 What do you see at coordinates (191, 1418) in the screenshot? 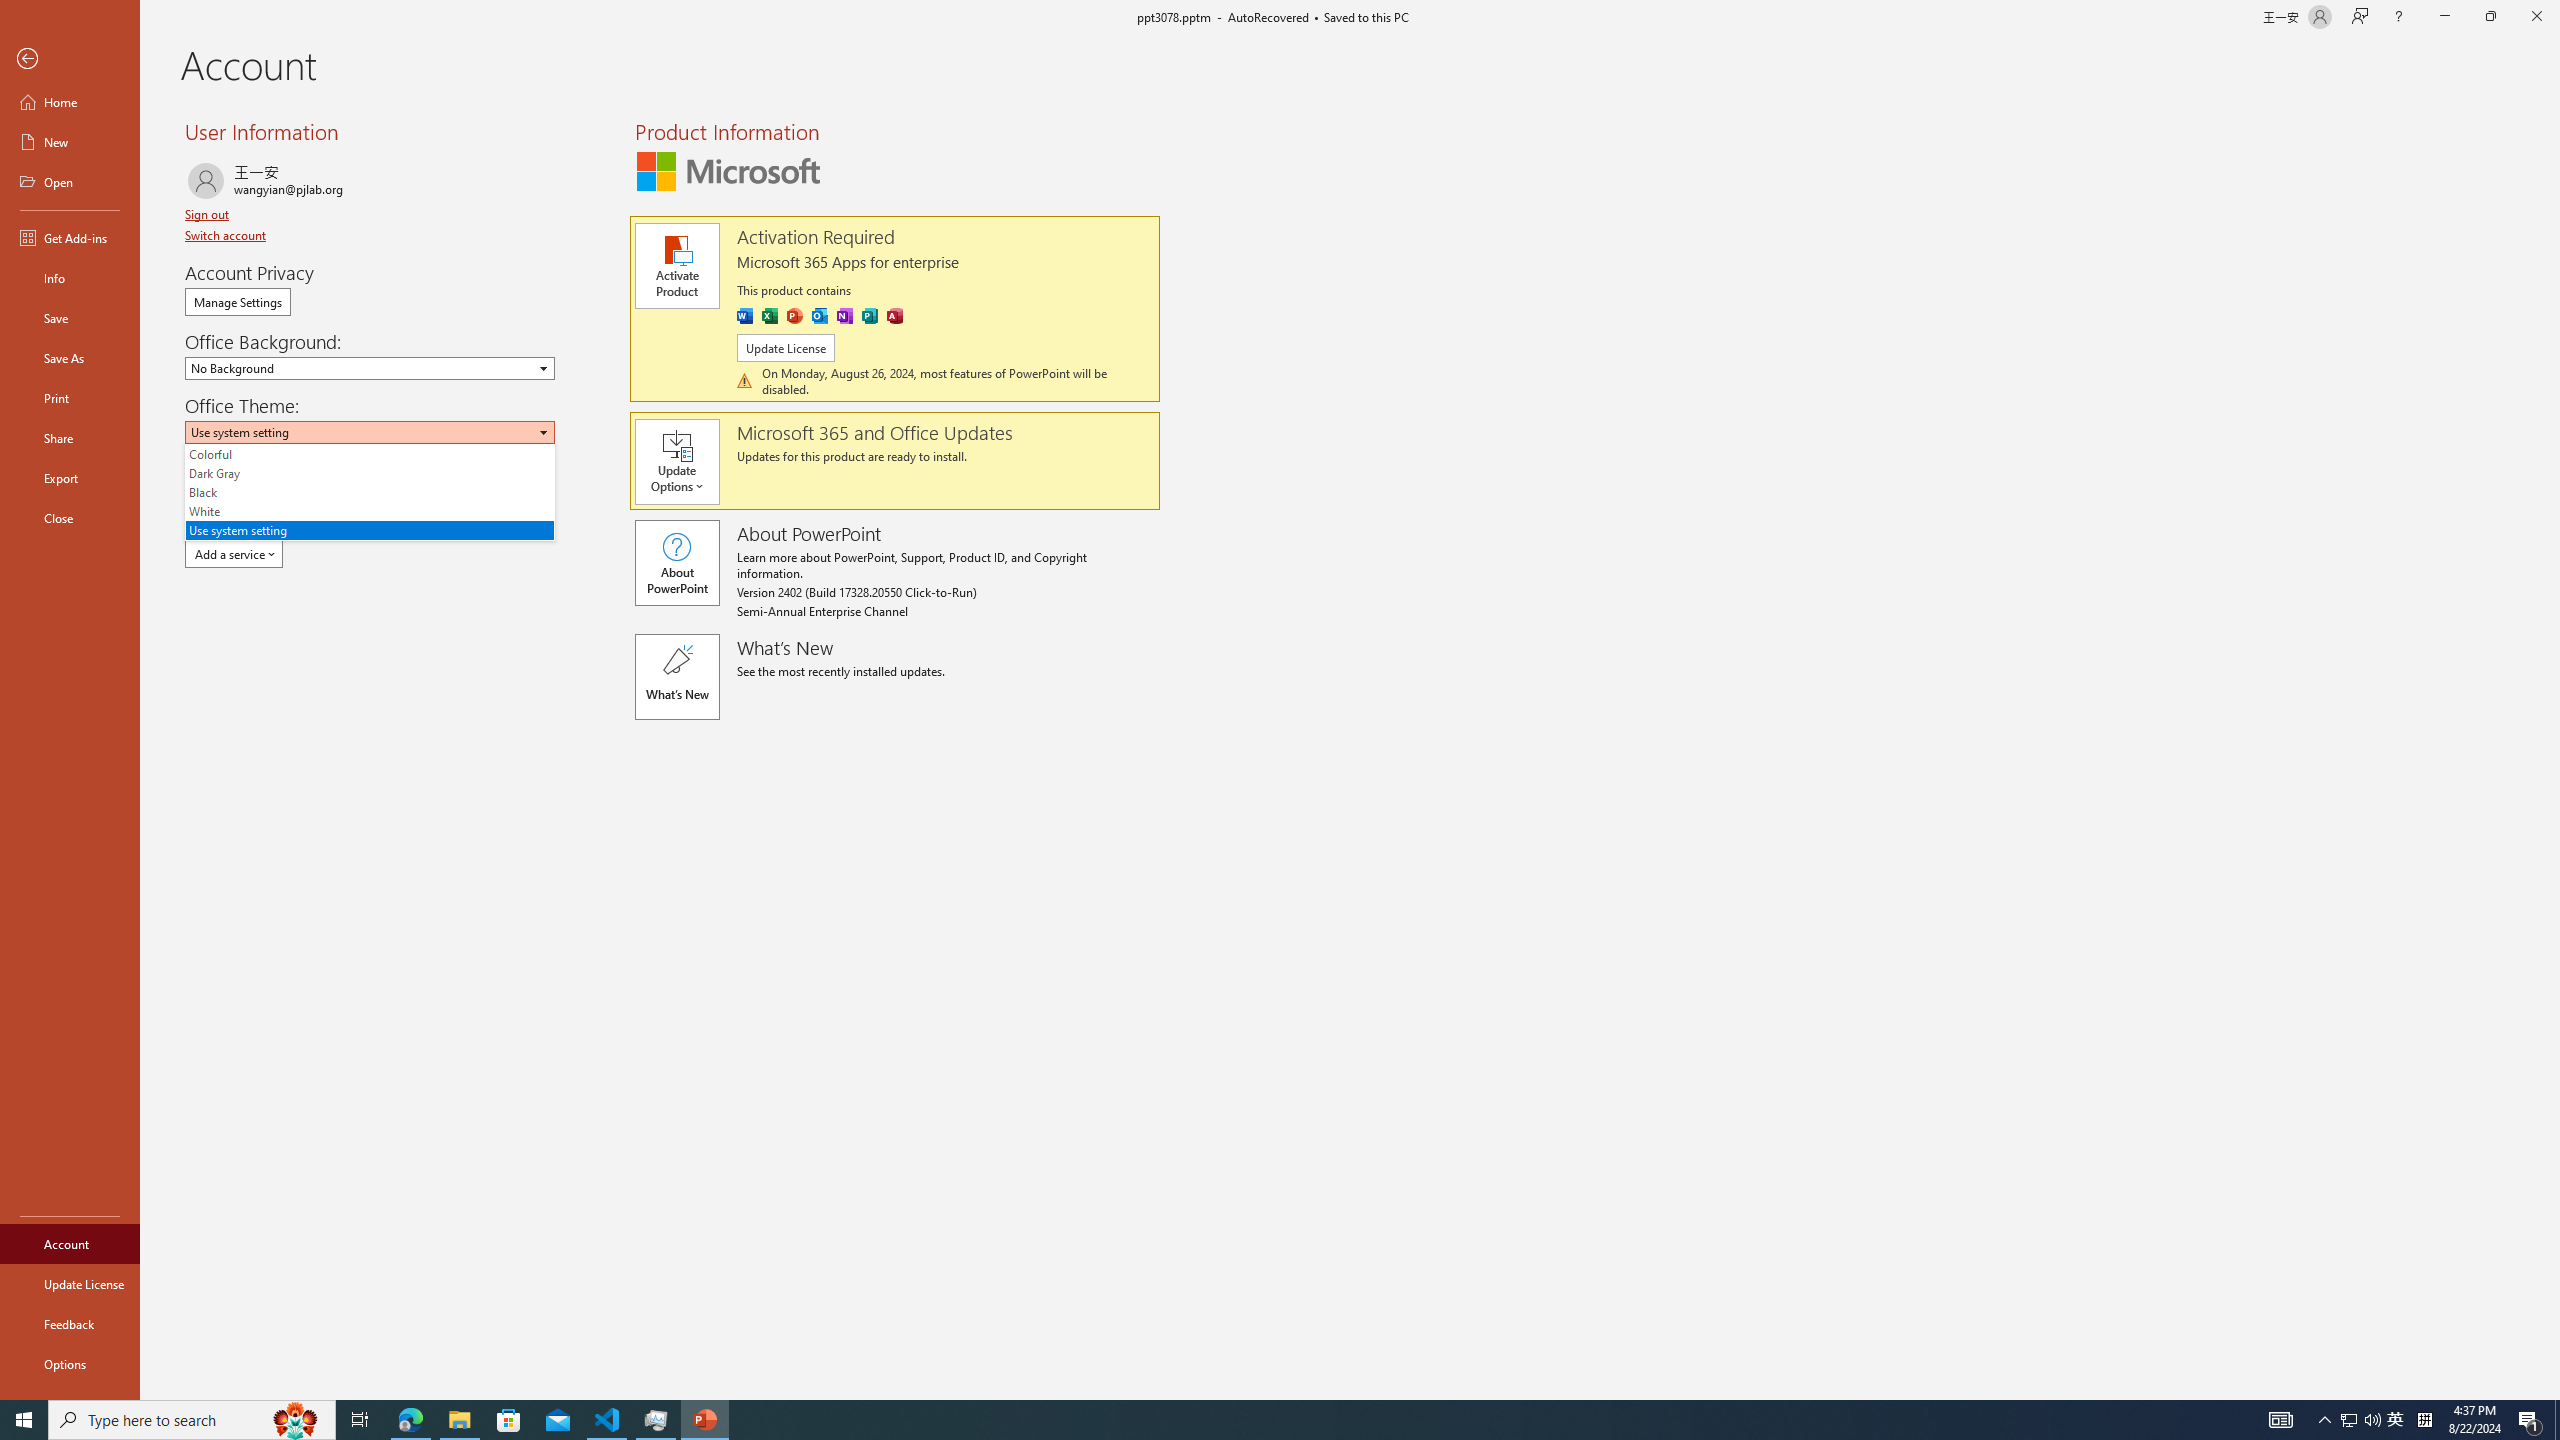
I see `'Type here to search'` at bounding box center [191, 1418].